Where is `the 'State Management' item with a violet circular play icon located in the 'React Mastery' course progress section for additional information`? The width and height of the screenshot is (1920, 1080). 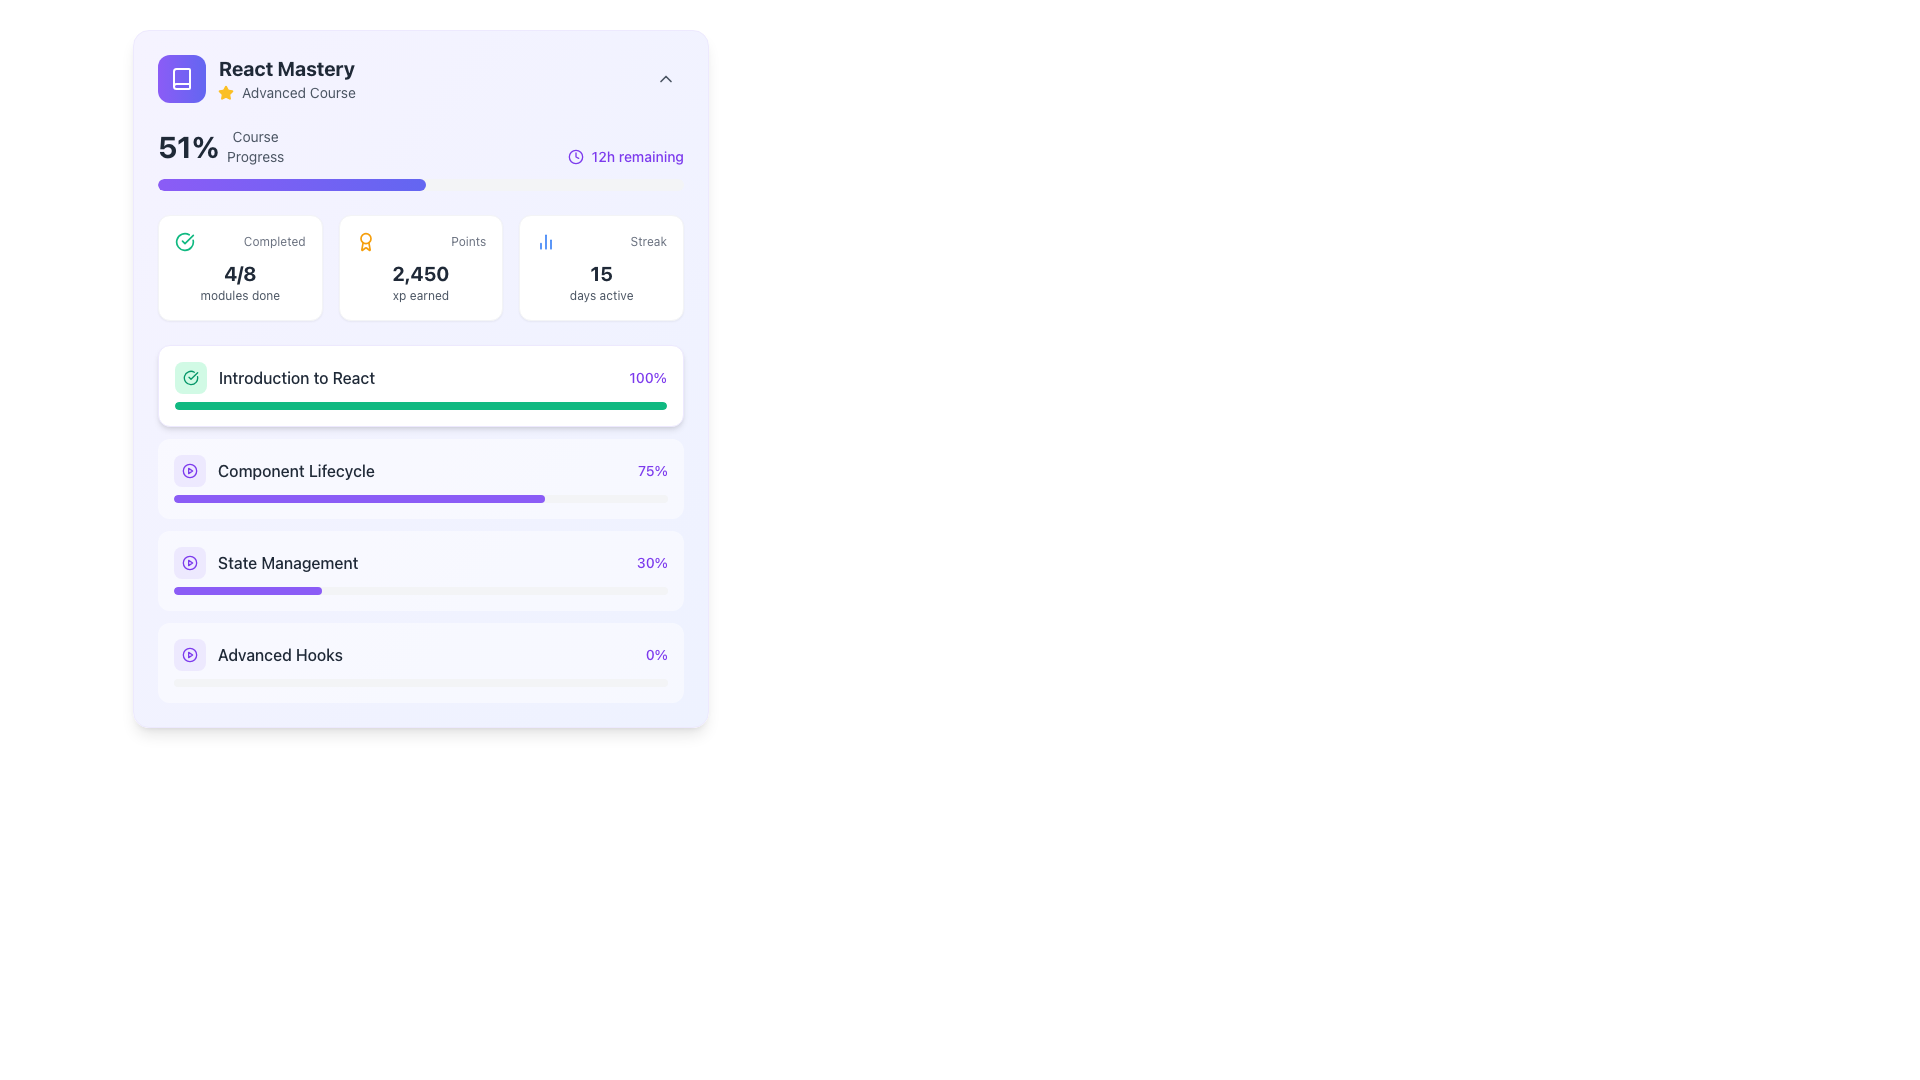
the 'State Management' item with a violet circular play icon located in the 'React Mastery' course progress section for additional information is located at coordinates (265, 563).